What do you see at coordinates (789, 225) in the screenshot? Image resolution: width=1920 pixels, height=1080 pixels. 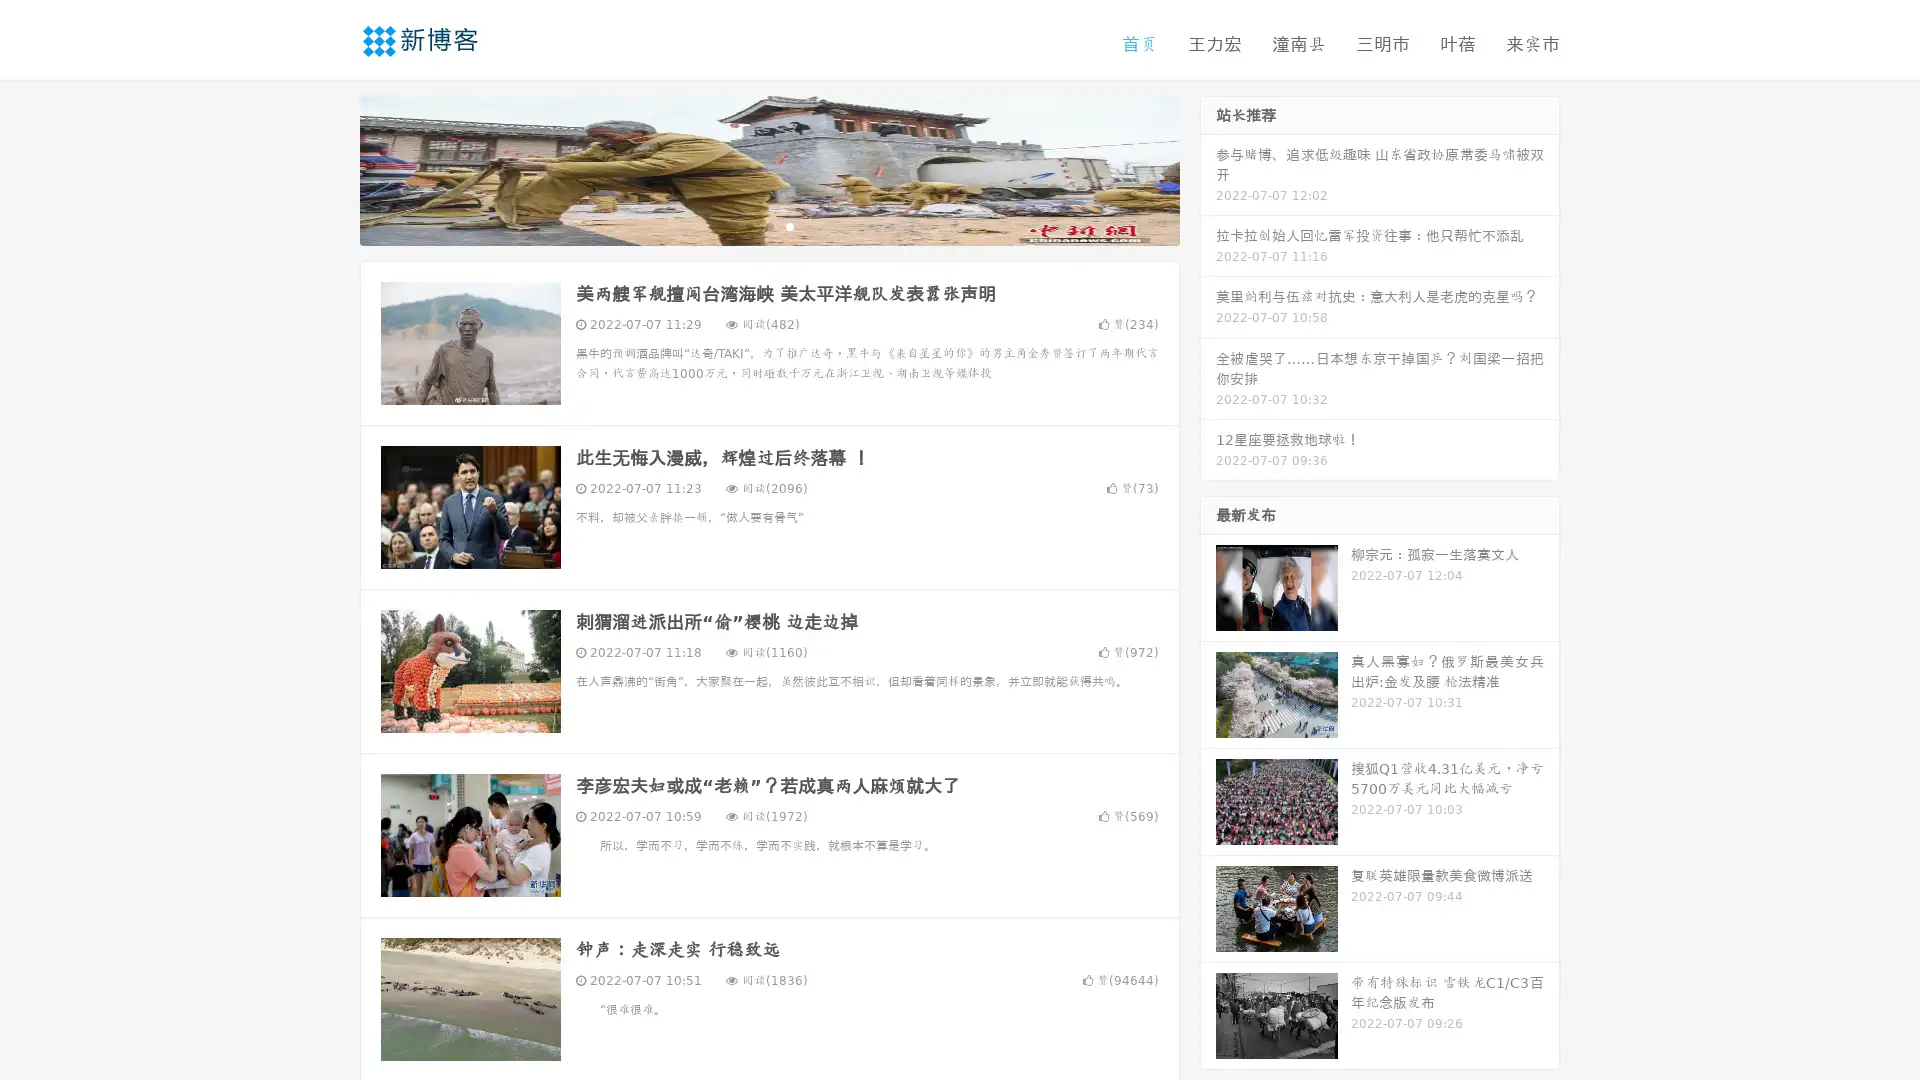 I see `Go to slide 3` at bounding box center [789, 225].